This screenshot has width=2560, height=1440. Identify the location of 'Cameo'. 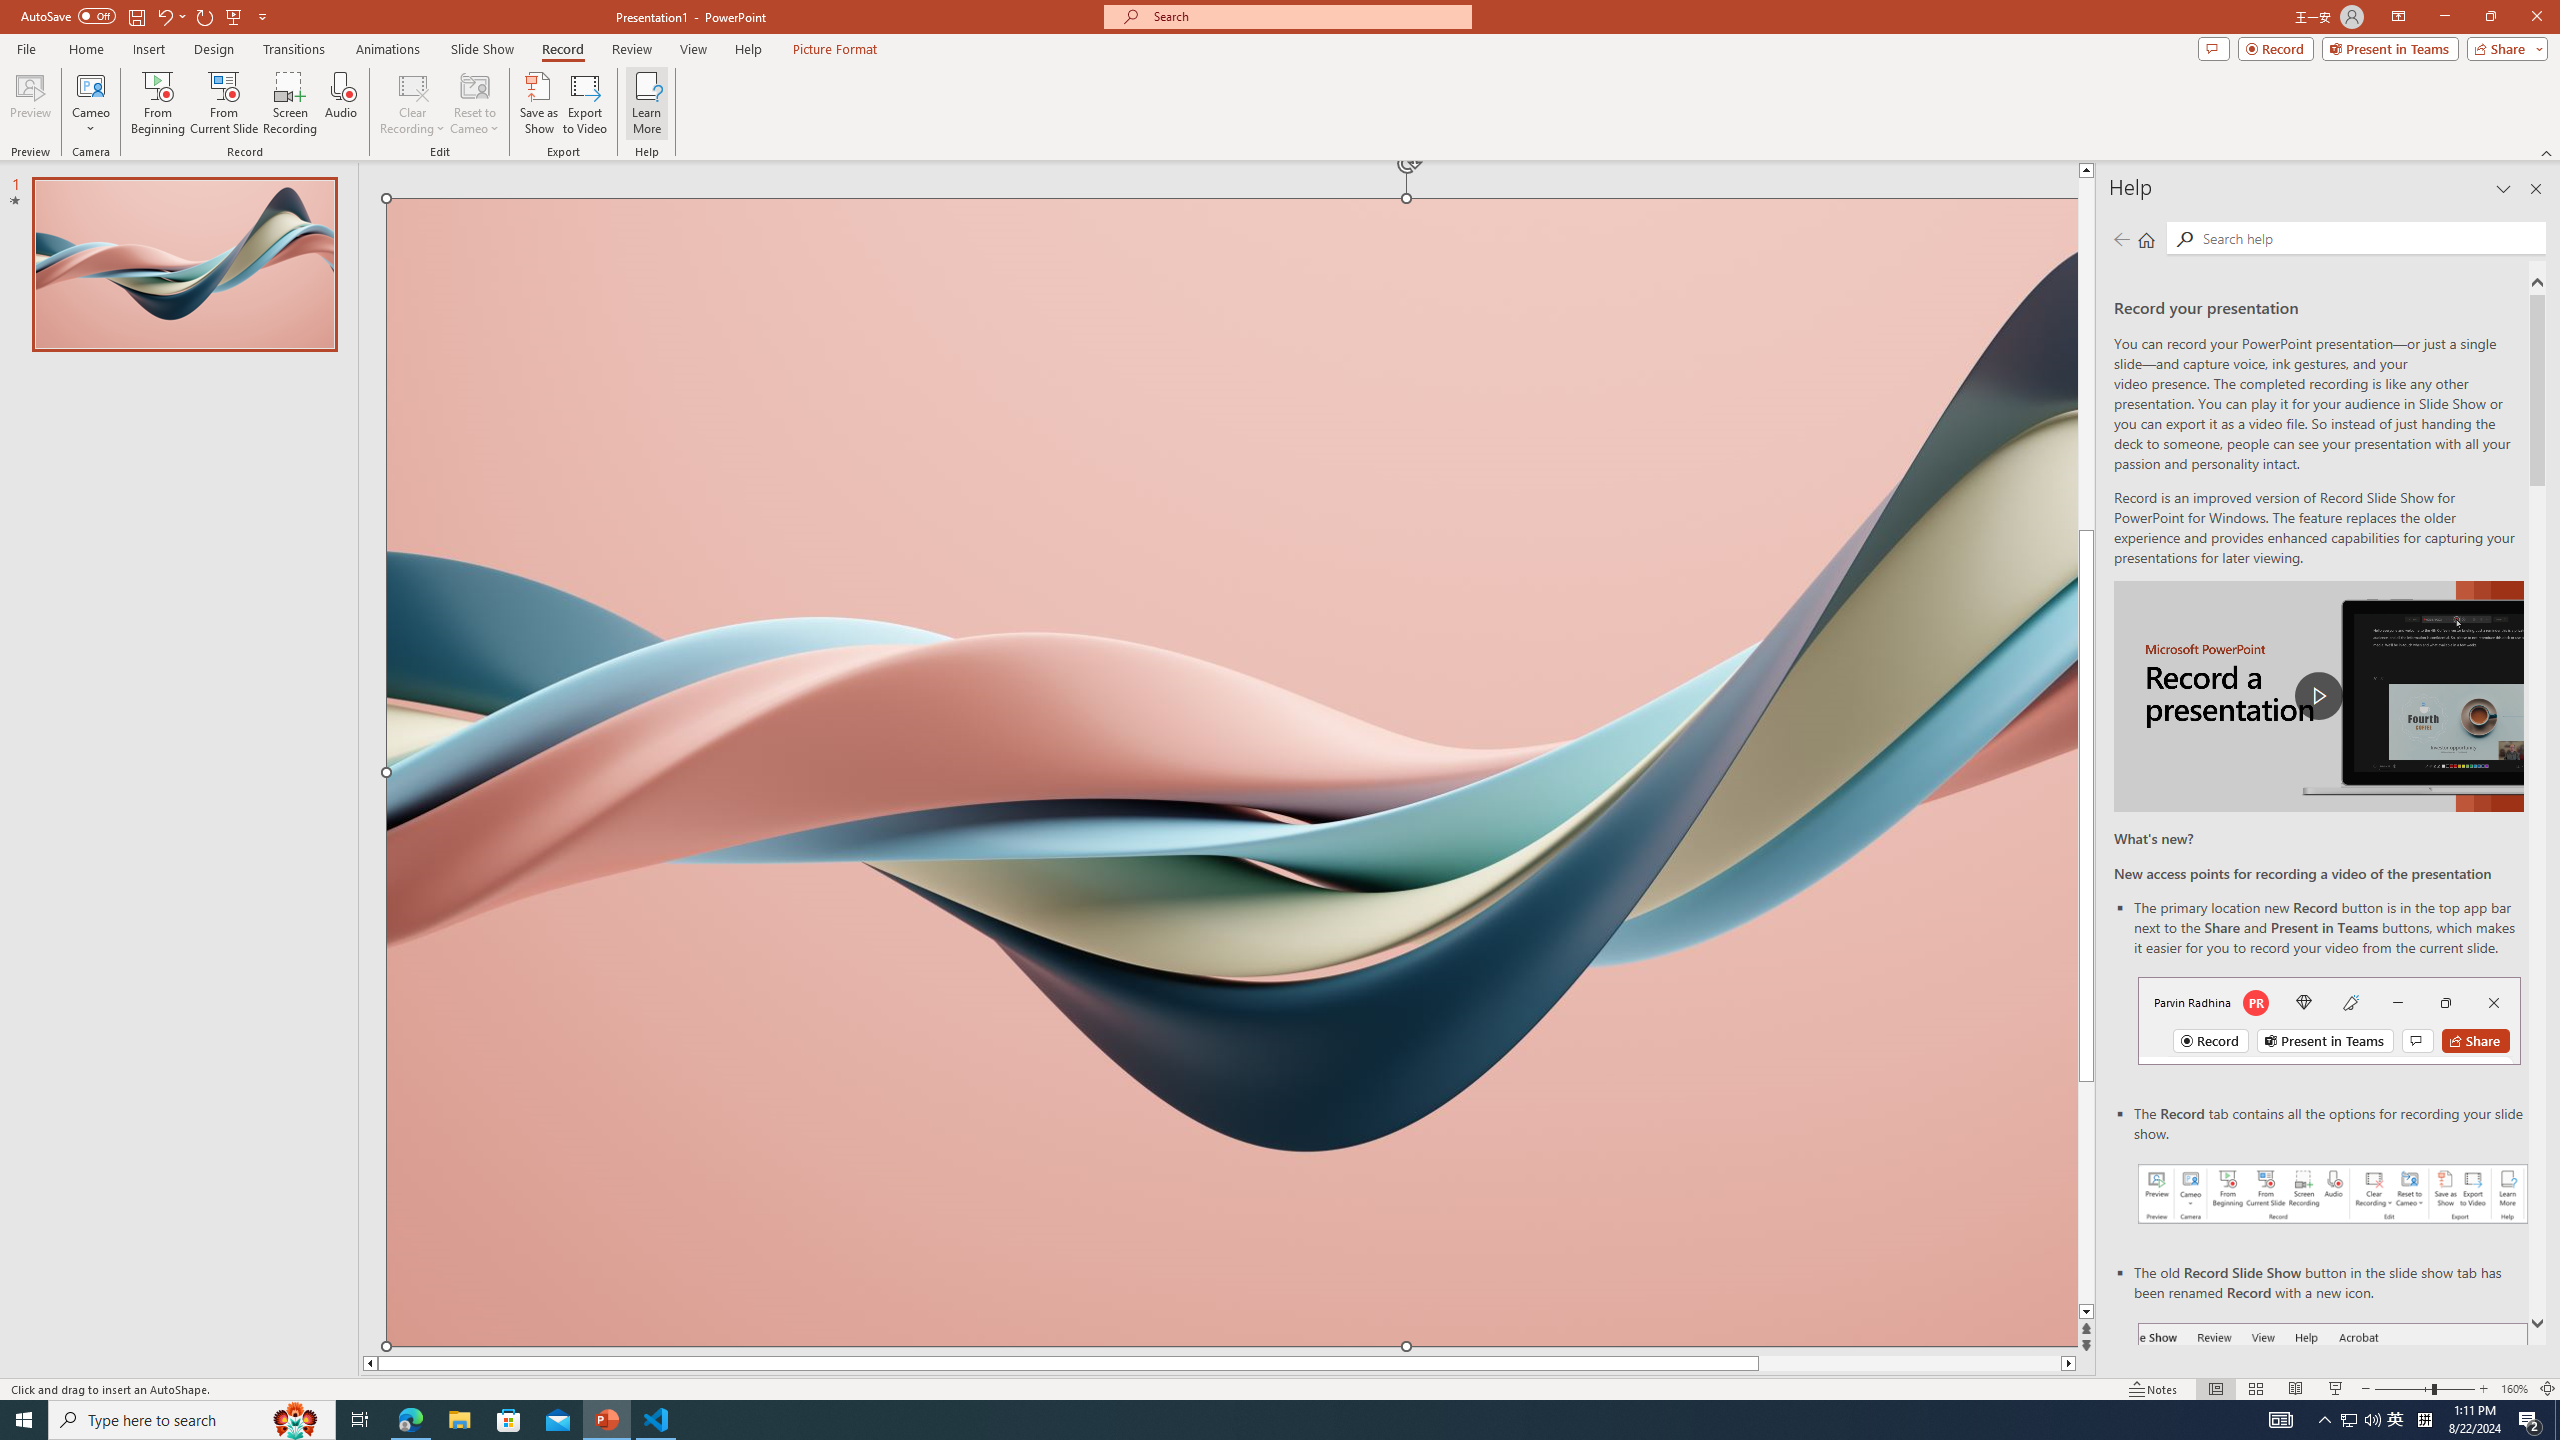
(89, 103).